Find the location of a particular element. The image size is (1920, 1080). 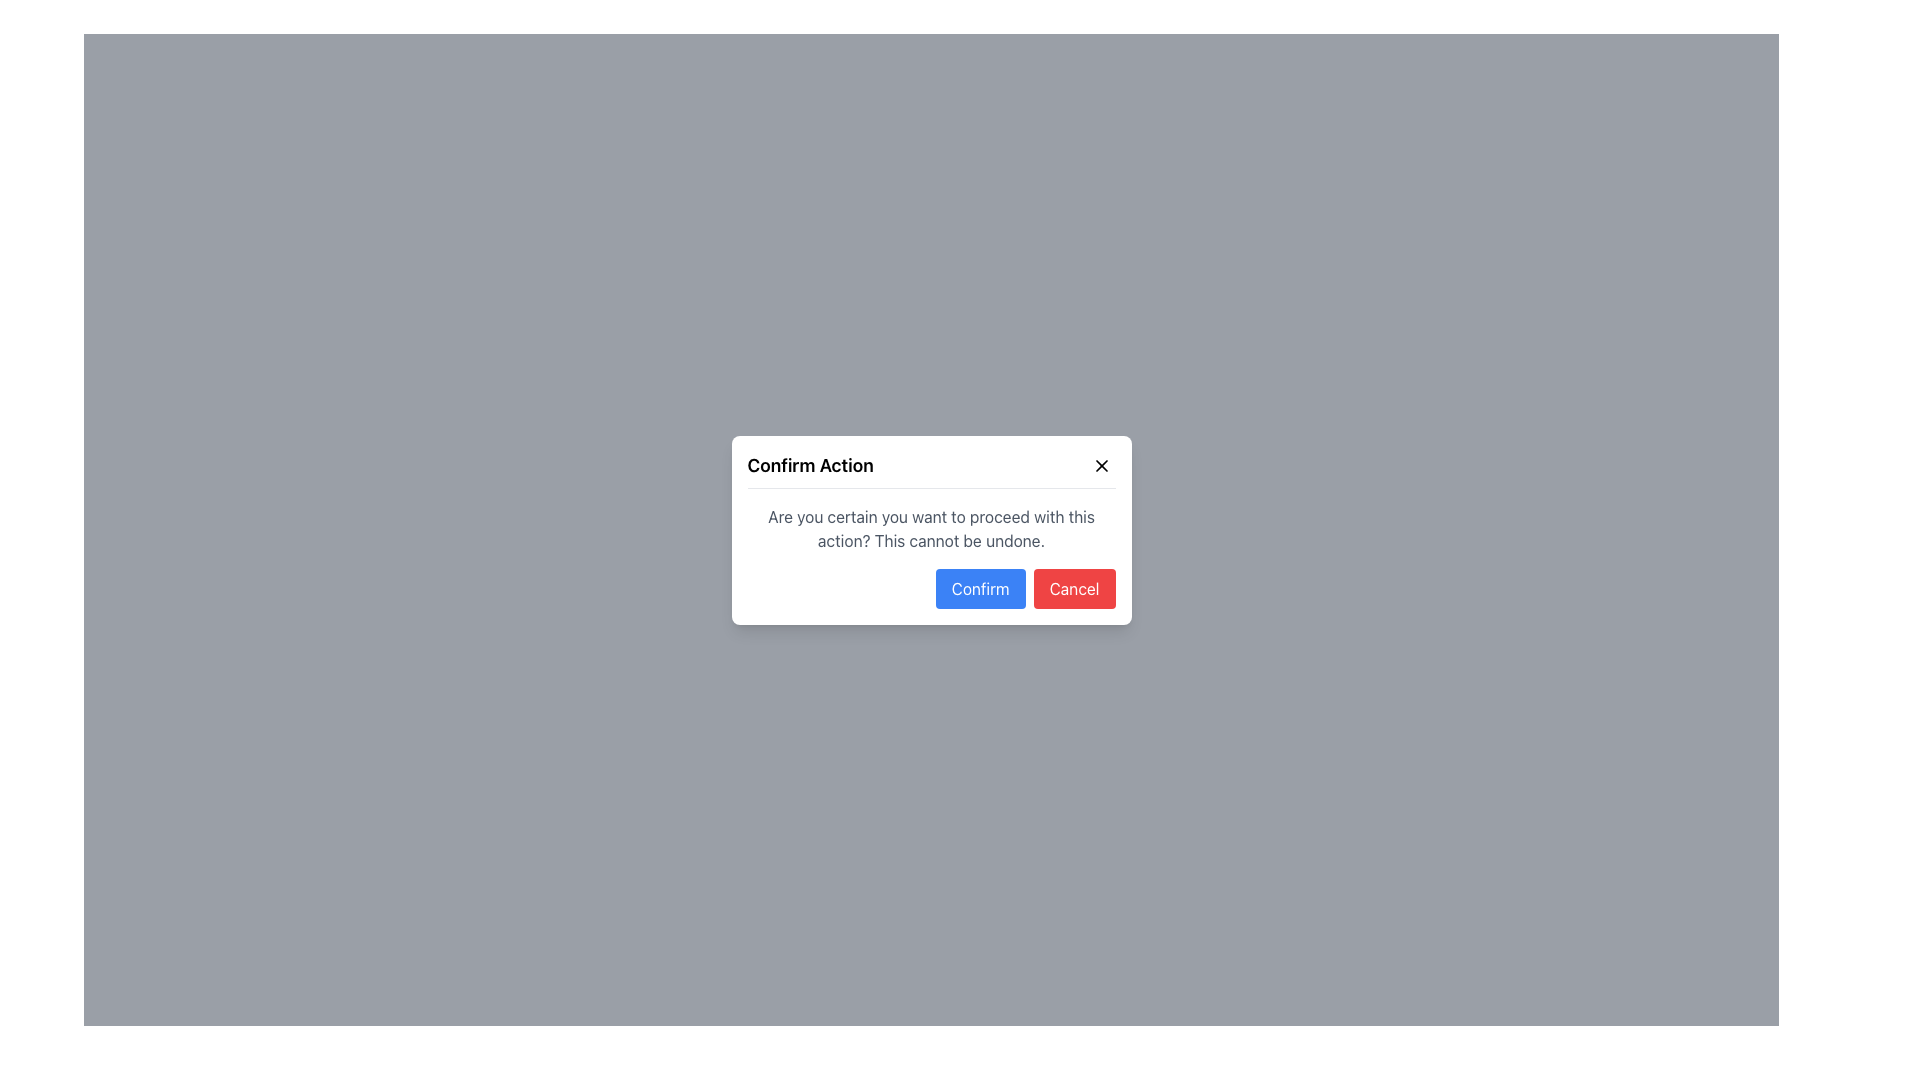

the close button located at the top right corner of the modal dialog box is located at coordinates (1100, 465).